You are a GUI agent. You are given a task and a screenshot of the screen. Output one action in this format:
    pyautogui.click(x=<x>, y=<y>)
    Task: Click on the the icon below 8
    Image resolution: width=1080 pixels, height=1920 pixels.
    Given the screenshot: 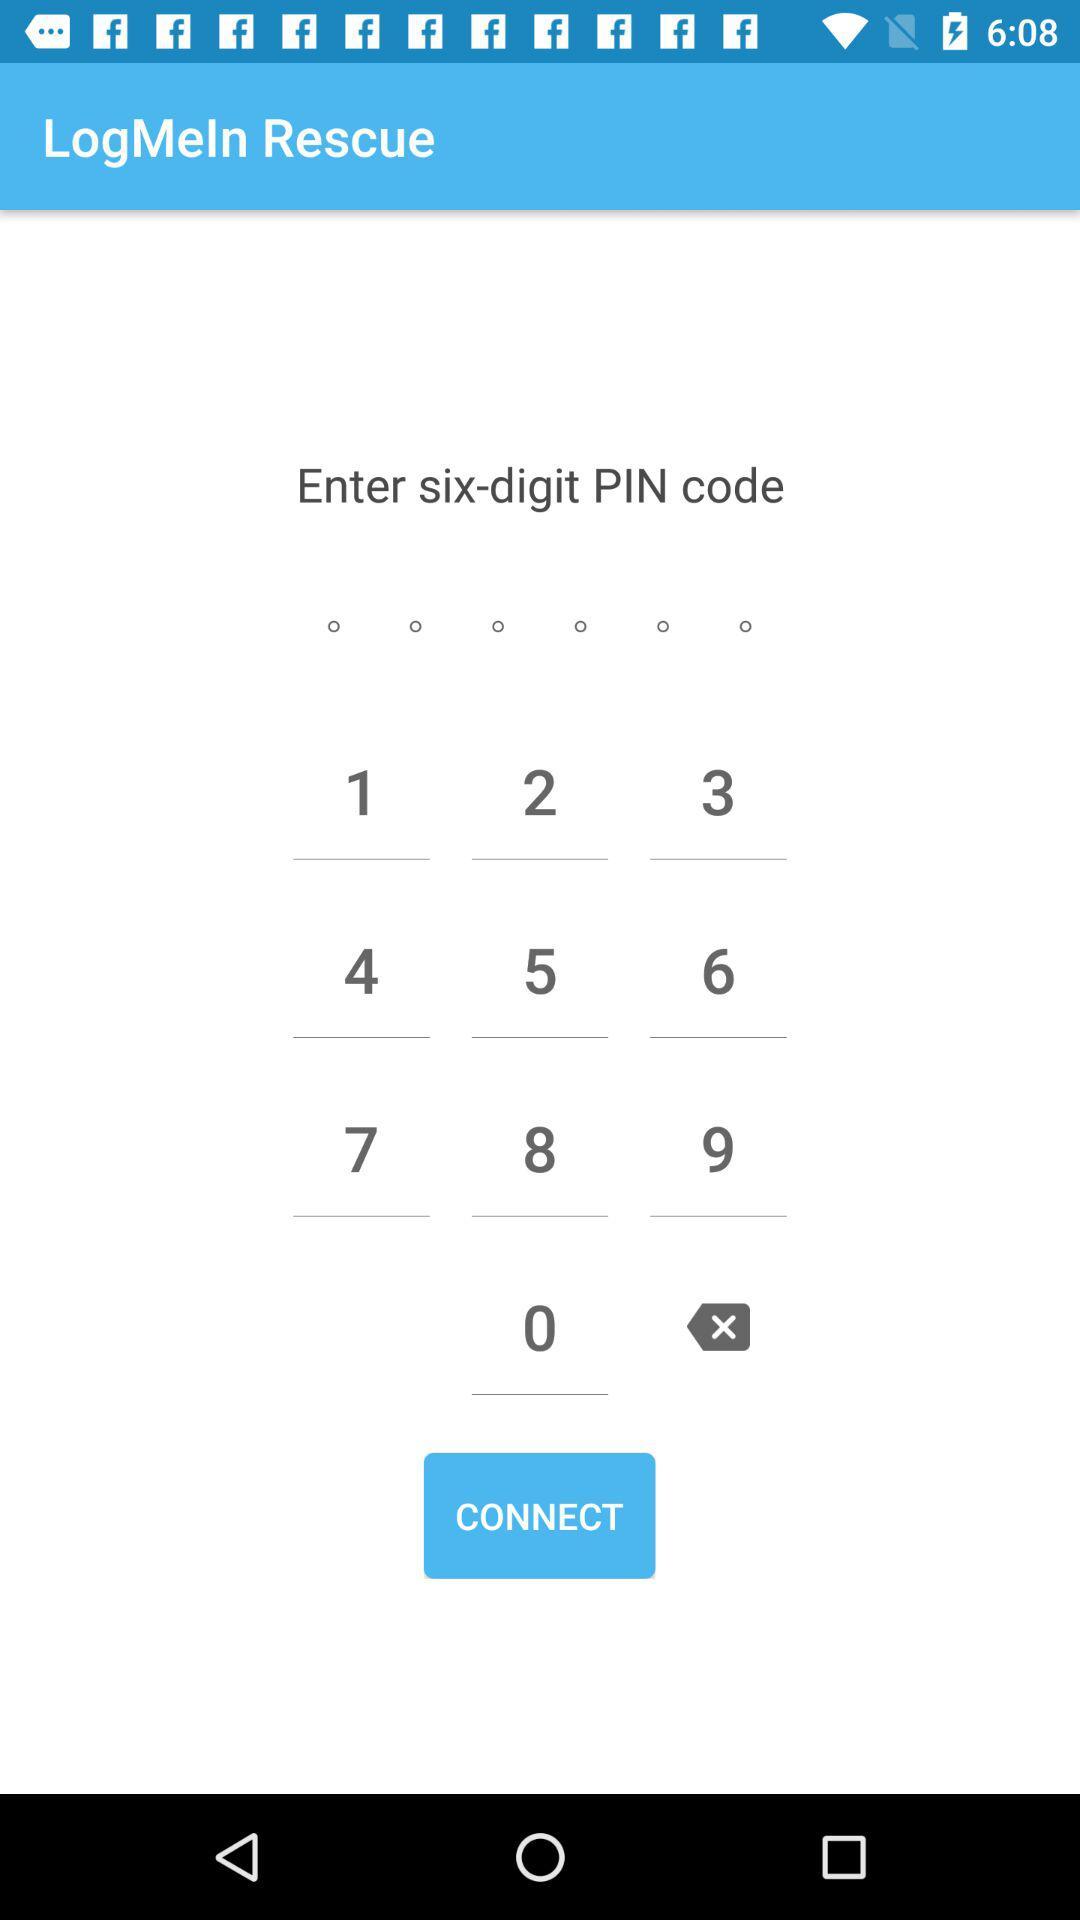 What is the action you would take?
    pyautogui.click(x=540, y=1326)
    